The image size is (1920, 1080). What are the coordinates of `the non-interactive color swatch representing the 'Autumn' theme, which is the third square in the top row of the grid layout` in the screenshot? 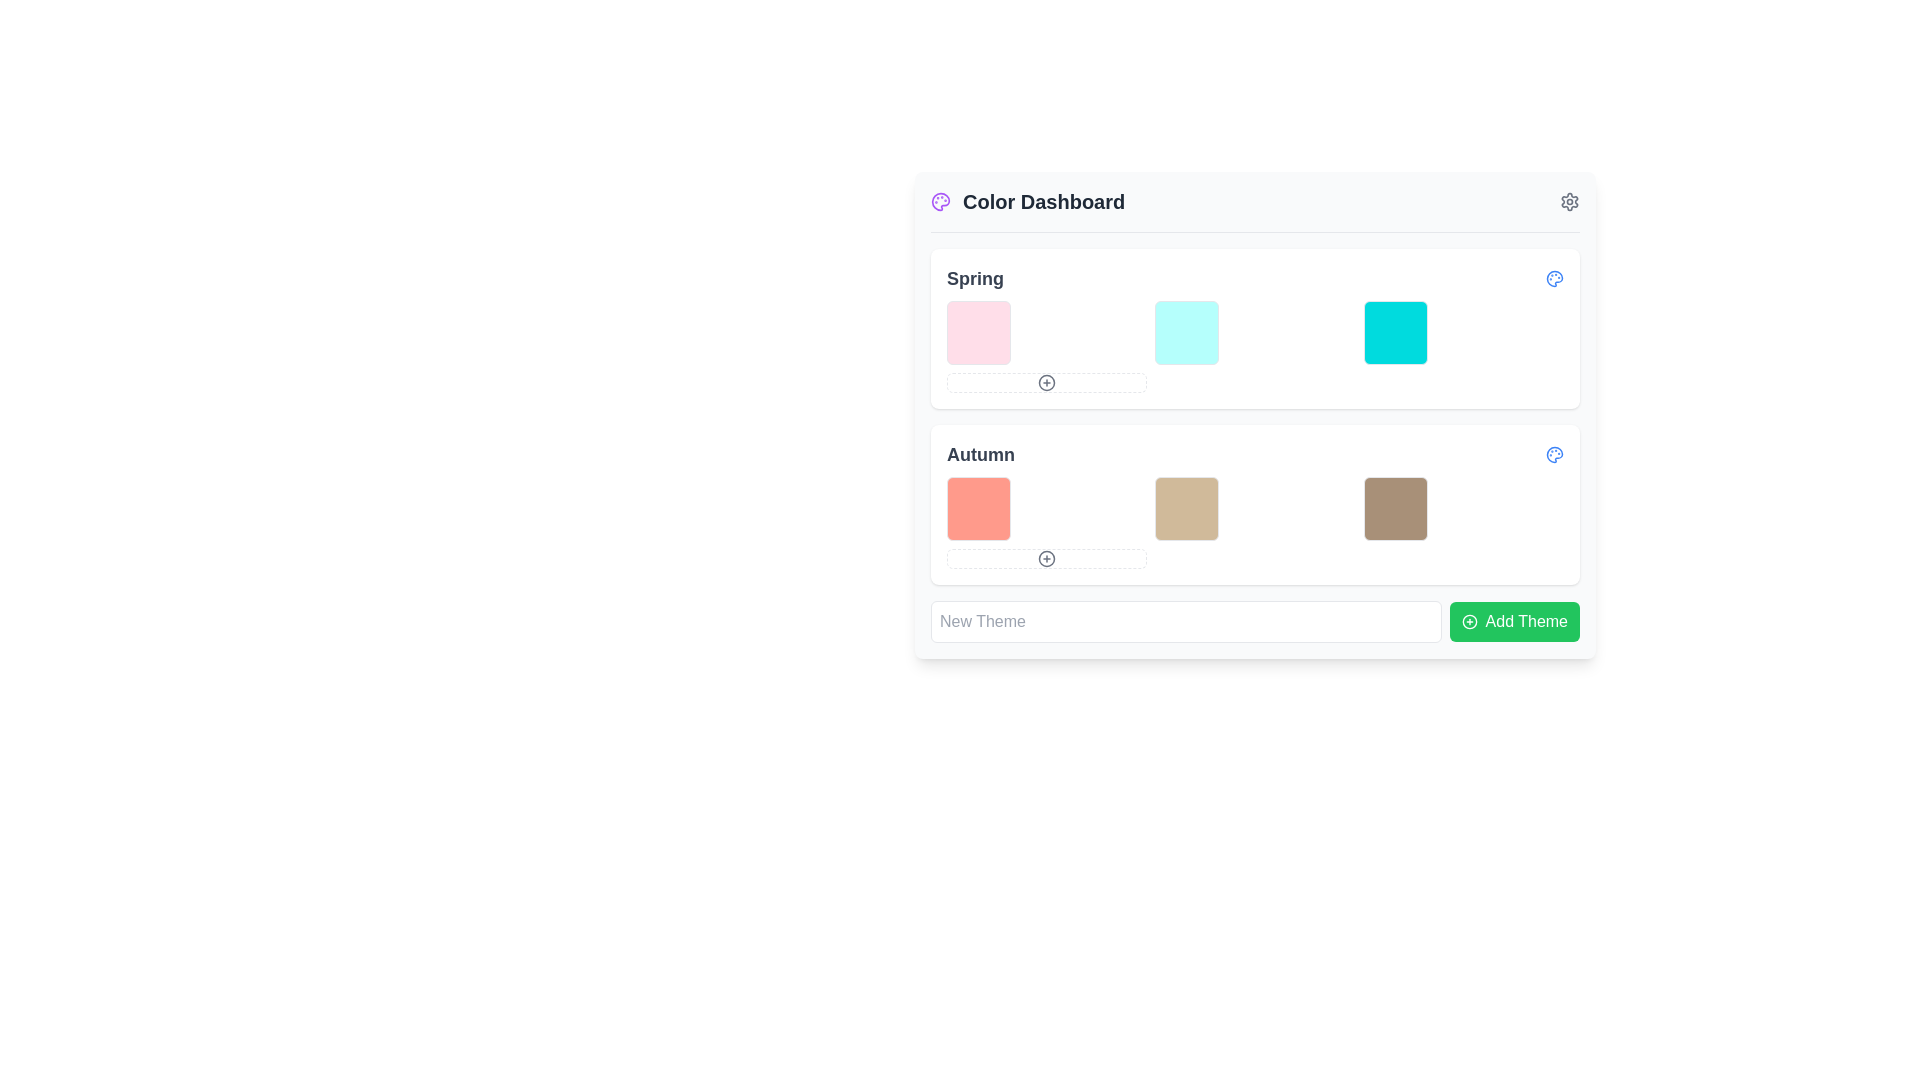 It's located at (1394, 508).